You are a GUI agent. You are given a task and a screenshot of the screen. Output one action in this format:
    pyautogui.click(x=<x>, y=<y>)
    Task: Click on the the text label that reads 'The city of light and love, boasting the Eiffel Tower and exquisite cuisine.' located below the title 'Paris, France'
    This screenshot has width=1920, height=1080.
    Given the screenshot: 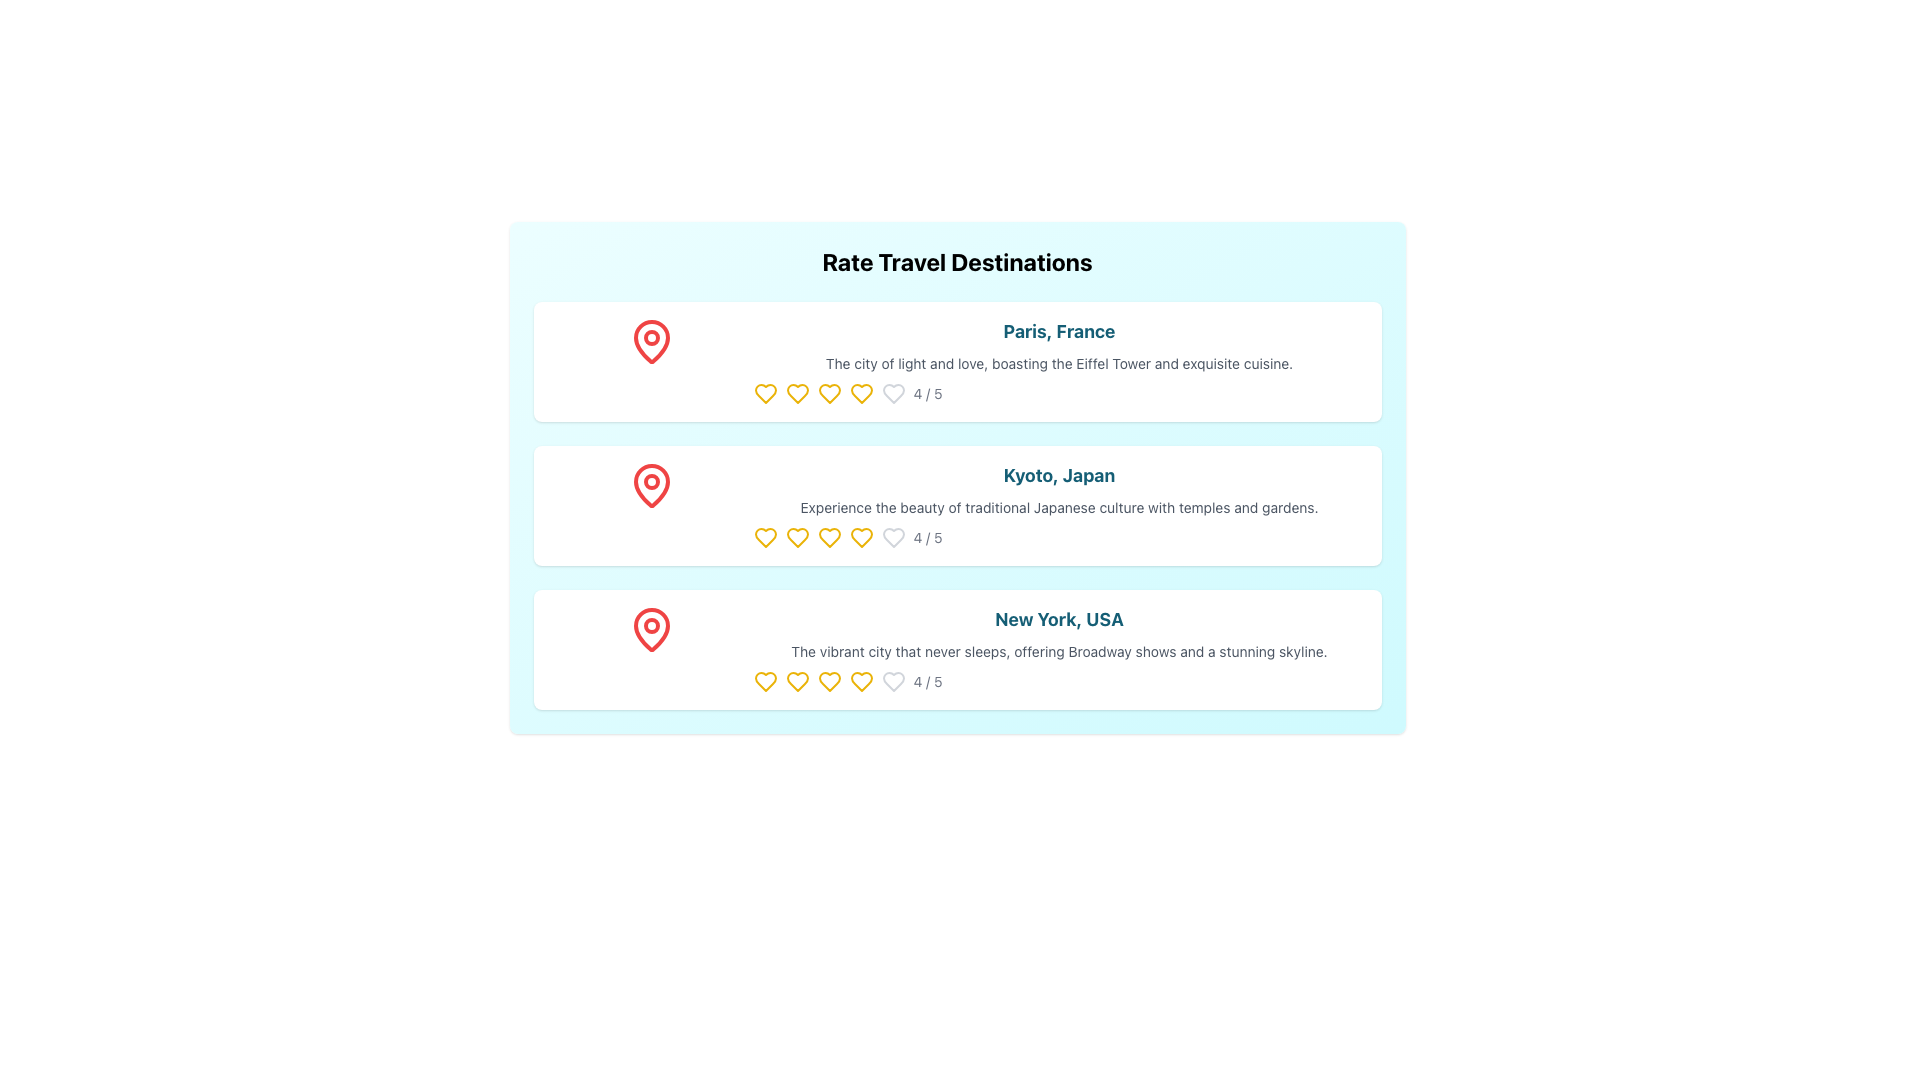 What is the action you would take?
    pyautogui.click(x=1058, y=363)
    